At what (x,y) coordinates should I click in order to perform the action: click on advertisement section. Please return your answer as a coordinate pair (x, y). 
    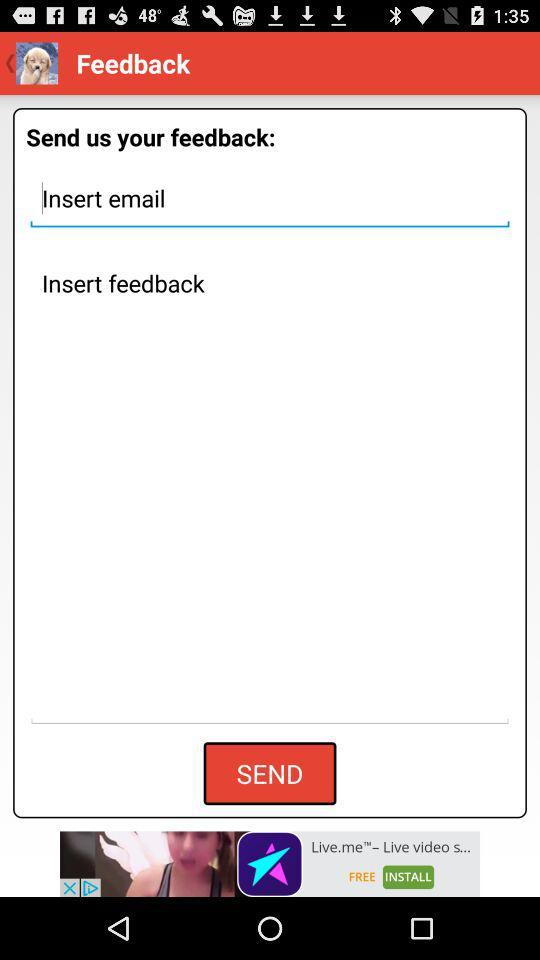
    Looking at the image, I should click on (270, 863).